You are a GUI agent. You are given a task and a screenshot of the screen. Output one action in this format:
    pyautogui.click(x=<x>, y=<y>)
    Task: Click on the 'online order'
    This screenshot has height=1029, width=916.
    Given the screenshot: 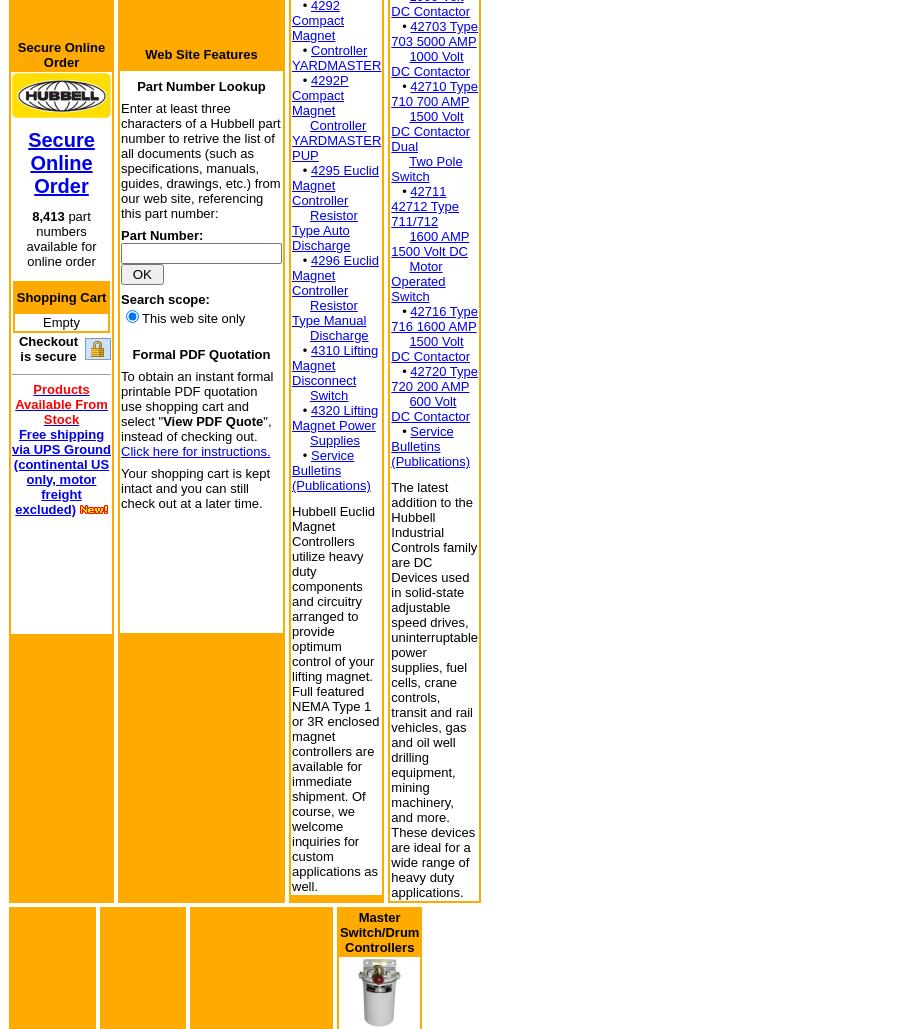 What is the action you would take?
    pyautogui.click(x=60, y=259)
    